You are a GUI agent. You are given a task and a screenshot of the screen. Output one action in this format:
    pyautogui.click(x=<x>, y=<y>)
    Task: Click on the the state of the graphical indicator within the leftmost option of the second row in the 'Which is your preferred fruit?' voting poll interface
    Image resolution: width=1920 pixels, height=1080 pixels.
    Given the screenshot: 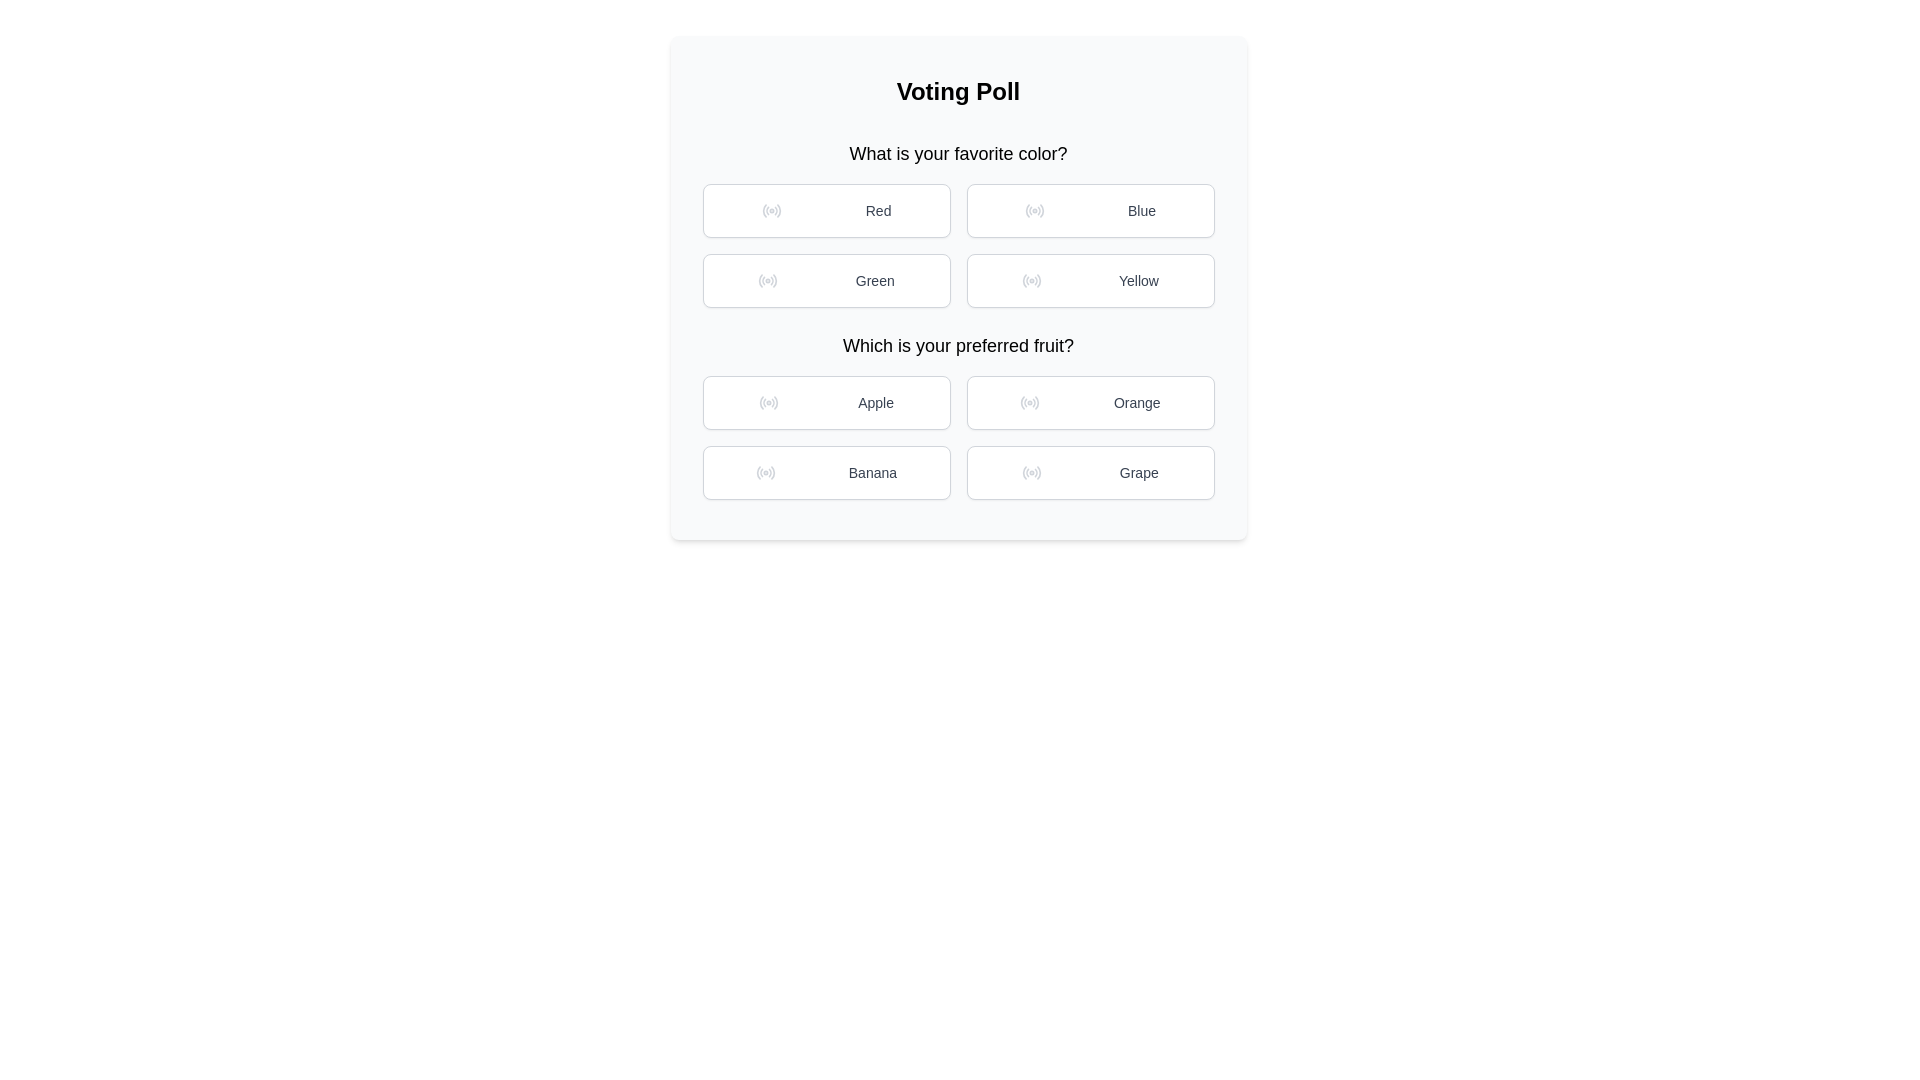 What is the action you would take?
    pyautogui.click(x=757, y=473)
    